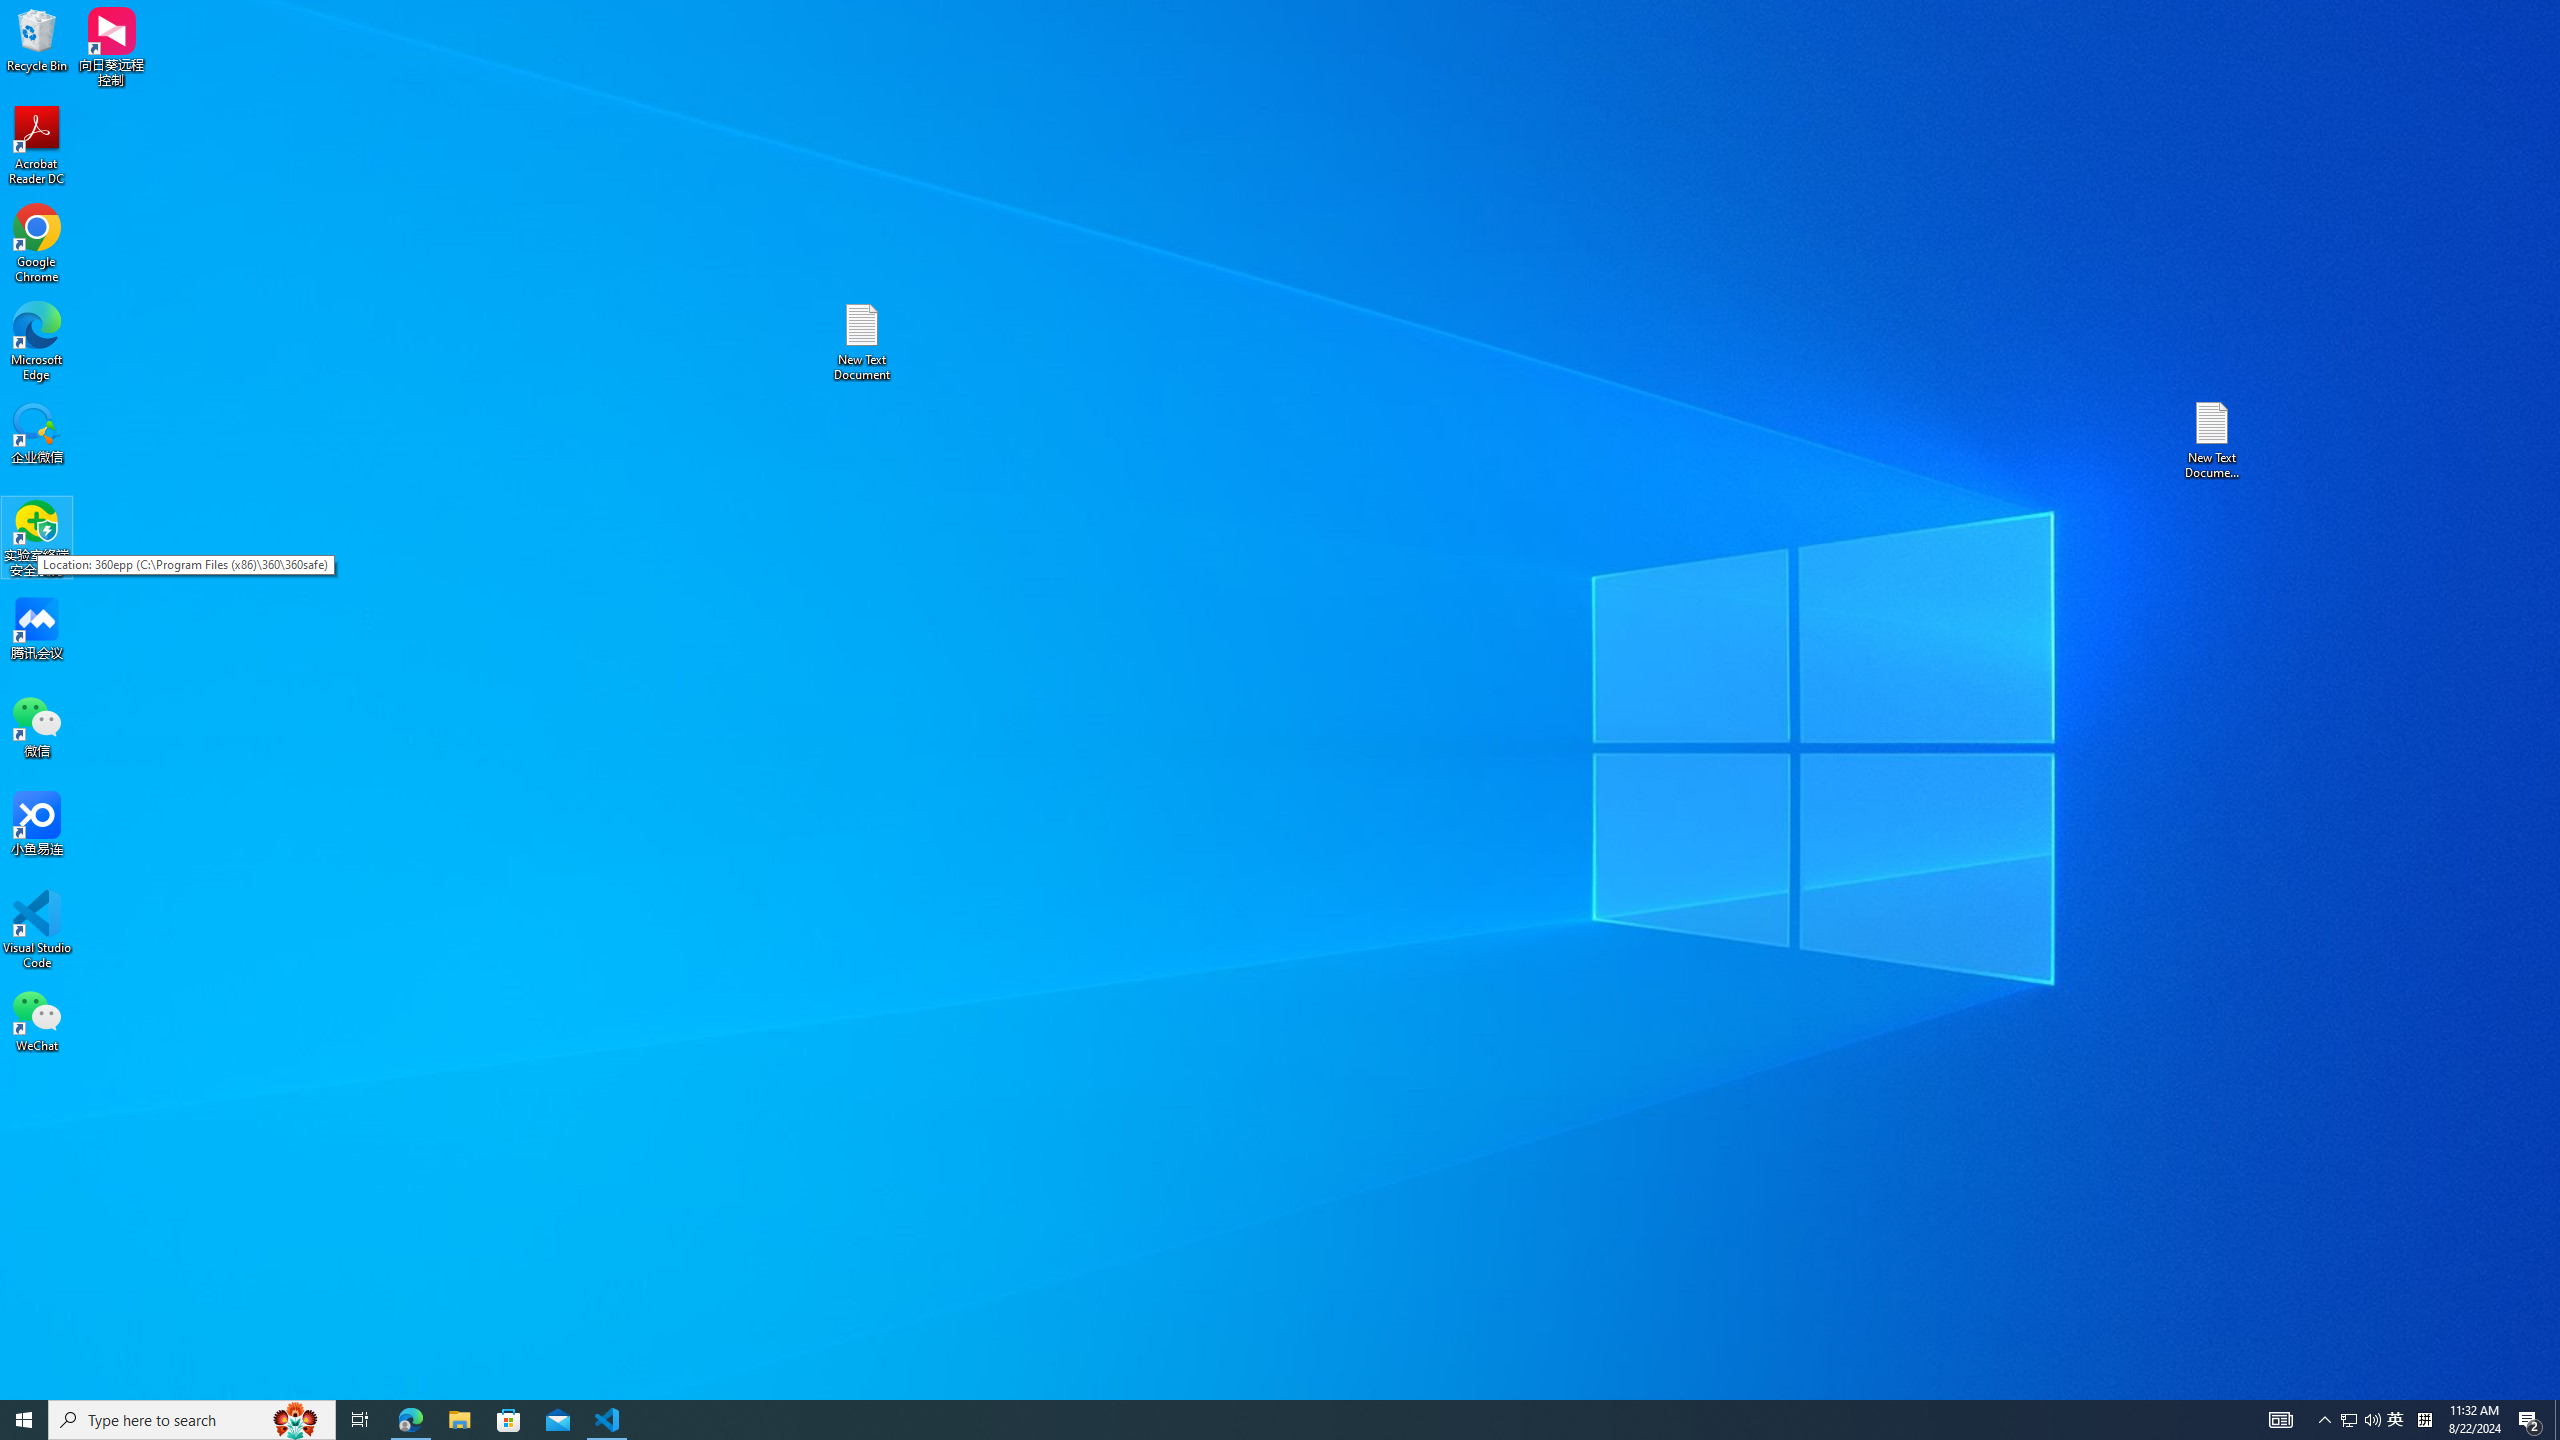 This screenshot has width=2560, height=1440. I want to click on 'AutomationID: 4105', so click(2279, 1418).